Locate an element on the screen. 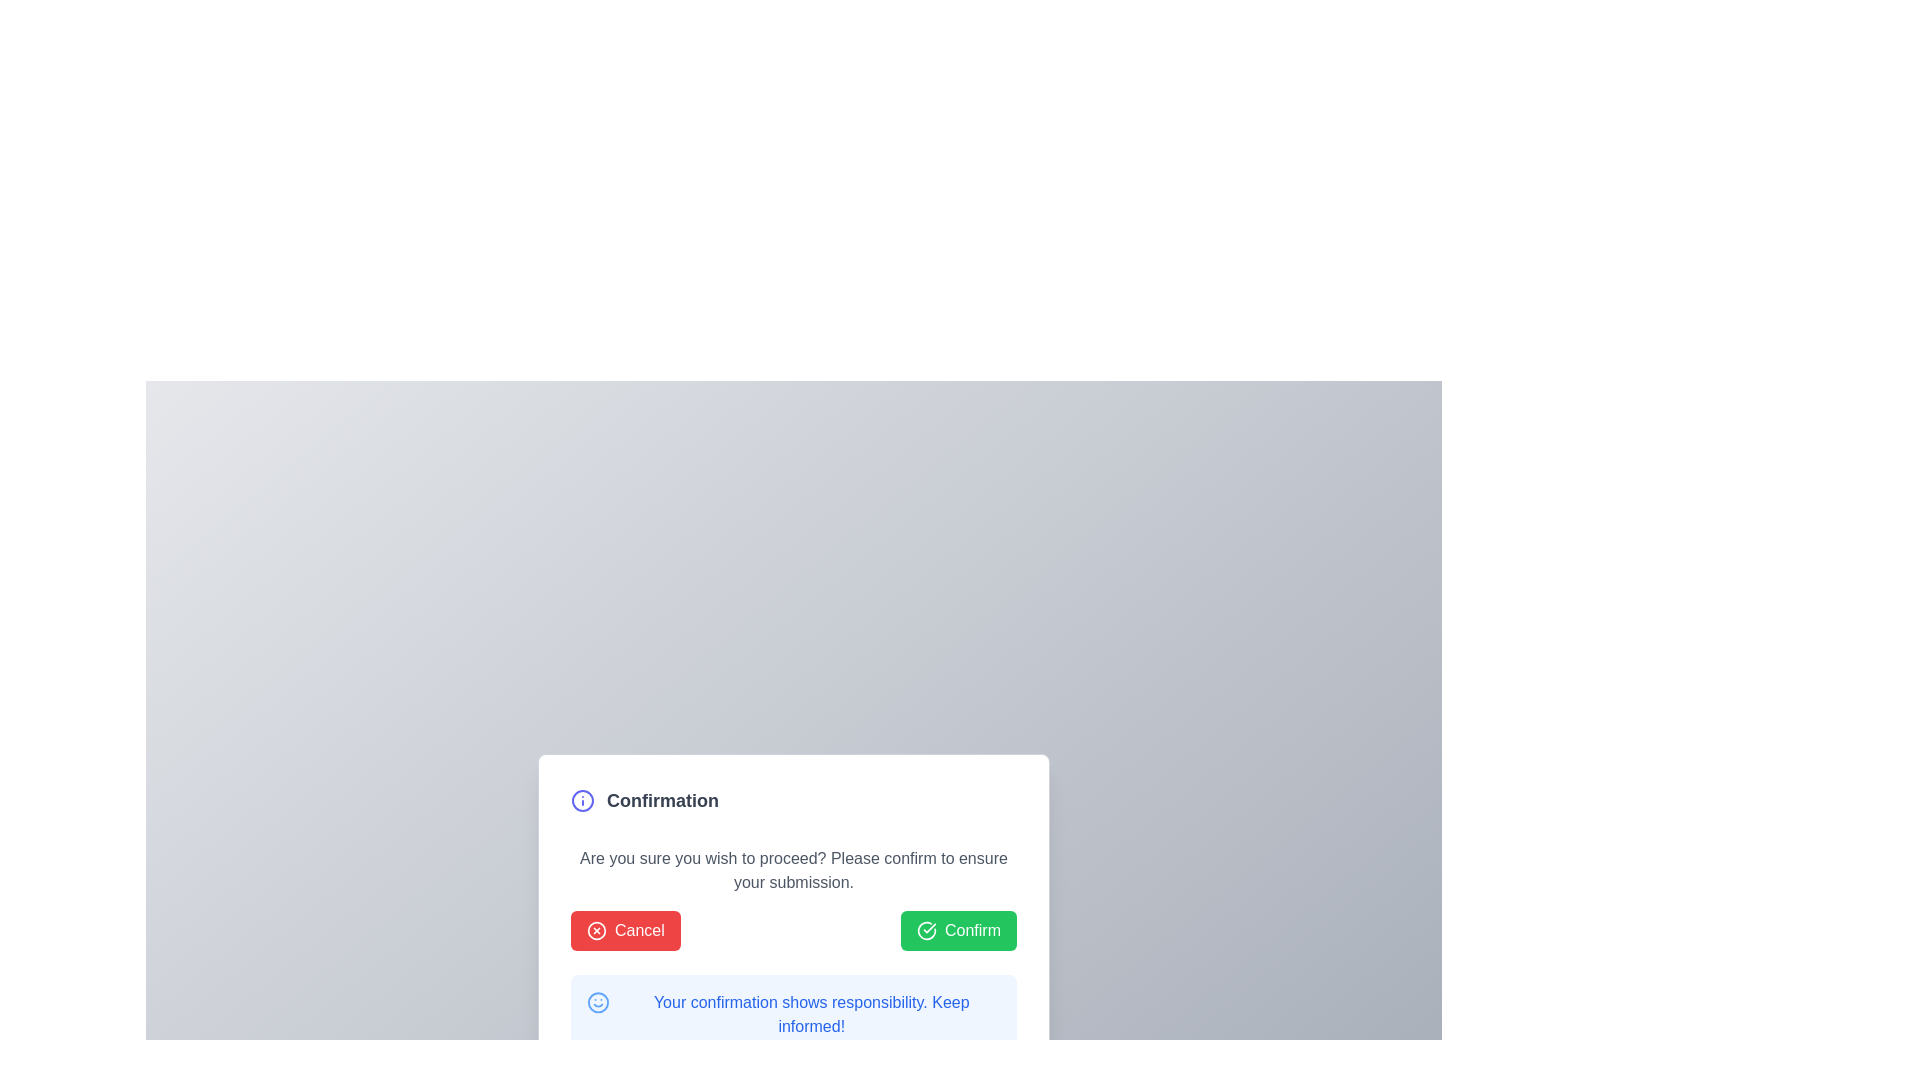 The height and width of the screenshot is (1080, 1920). static text that says 'Are you sure you wish to proceed? Please confirm to ensure your submission.' located in the white modal dialog box between the header 'Confirmation' and the buttons 'Cancel' and 'Confirm' is located at coordinates (792, 870).